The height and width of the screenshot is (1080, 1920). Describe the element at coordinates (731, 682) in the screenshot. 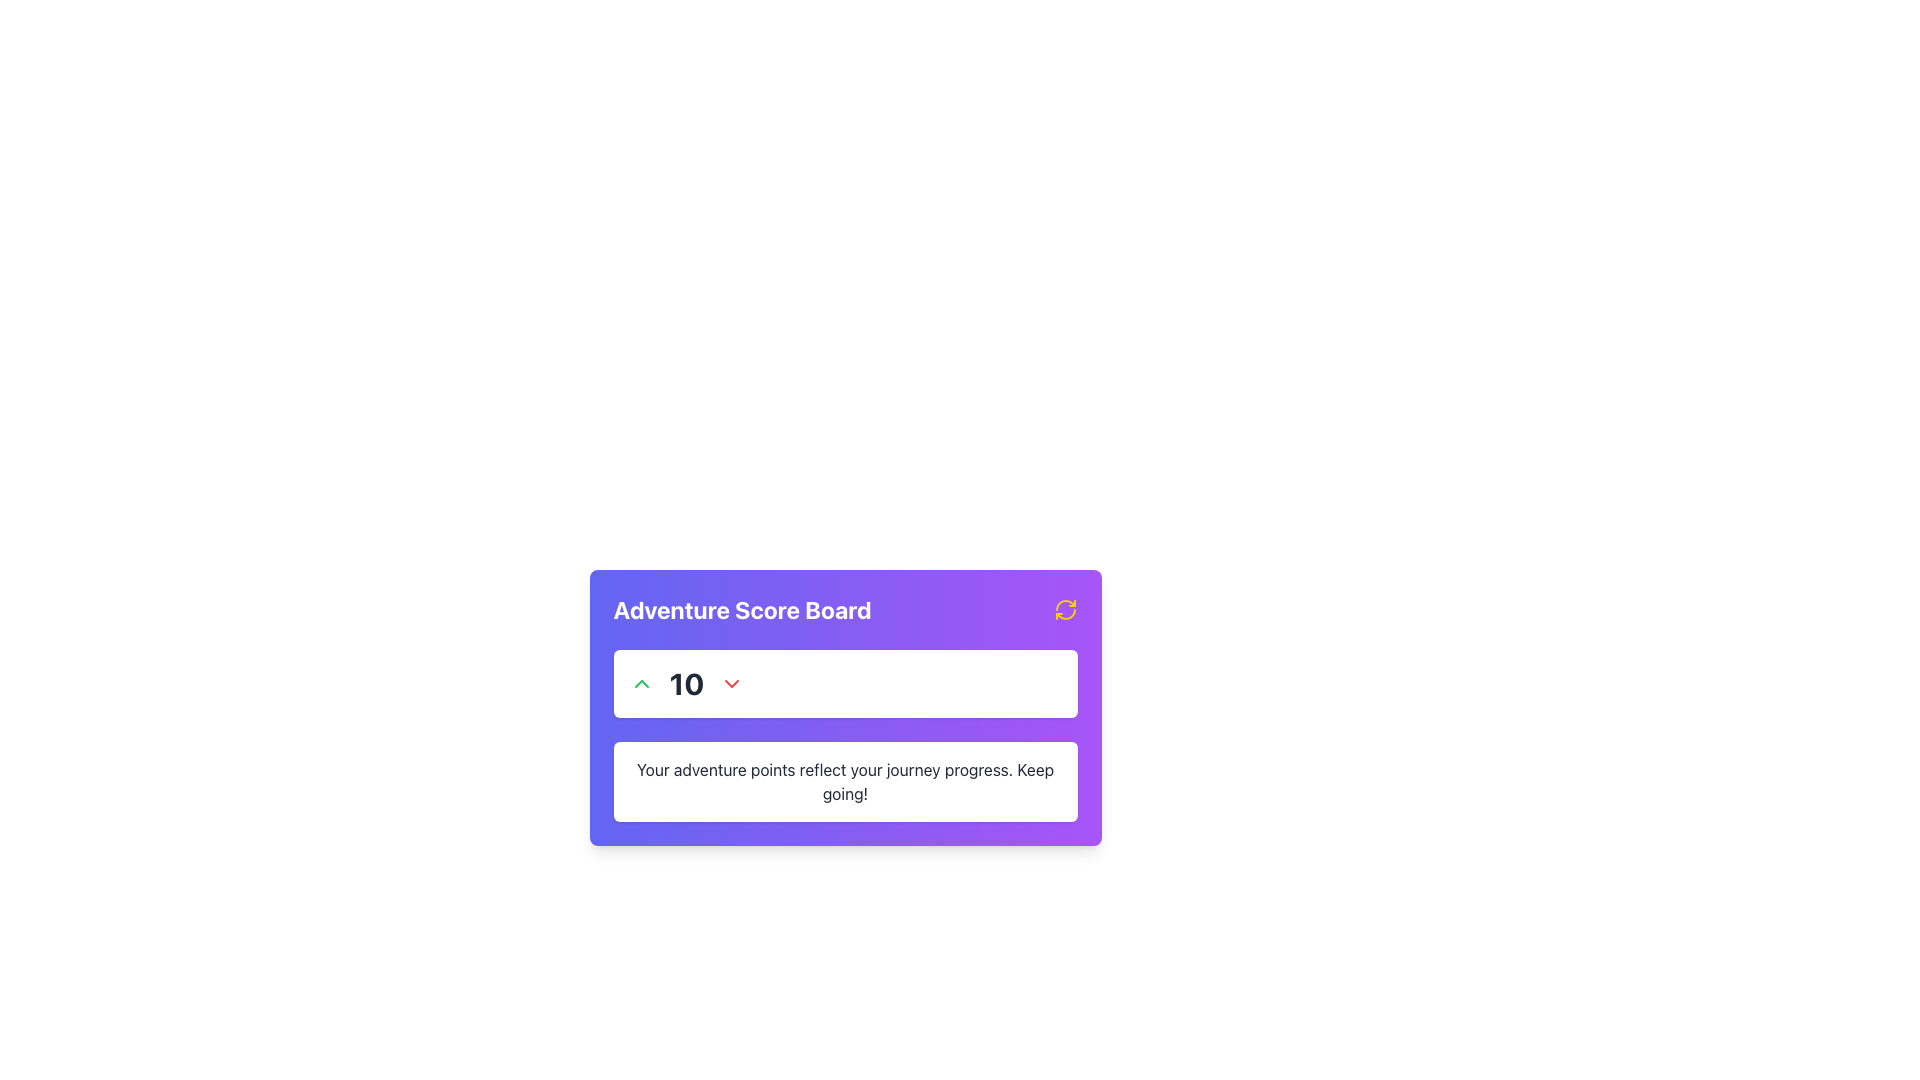

I see `the dropdown control located to the right of the bold number '10' for additional interaction` at that location.